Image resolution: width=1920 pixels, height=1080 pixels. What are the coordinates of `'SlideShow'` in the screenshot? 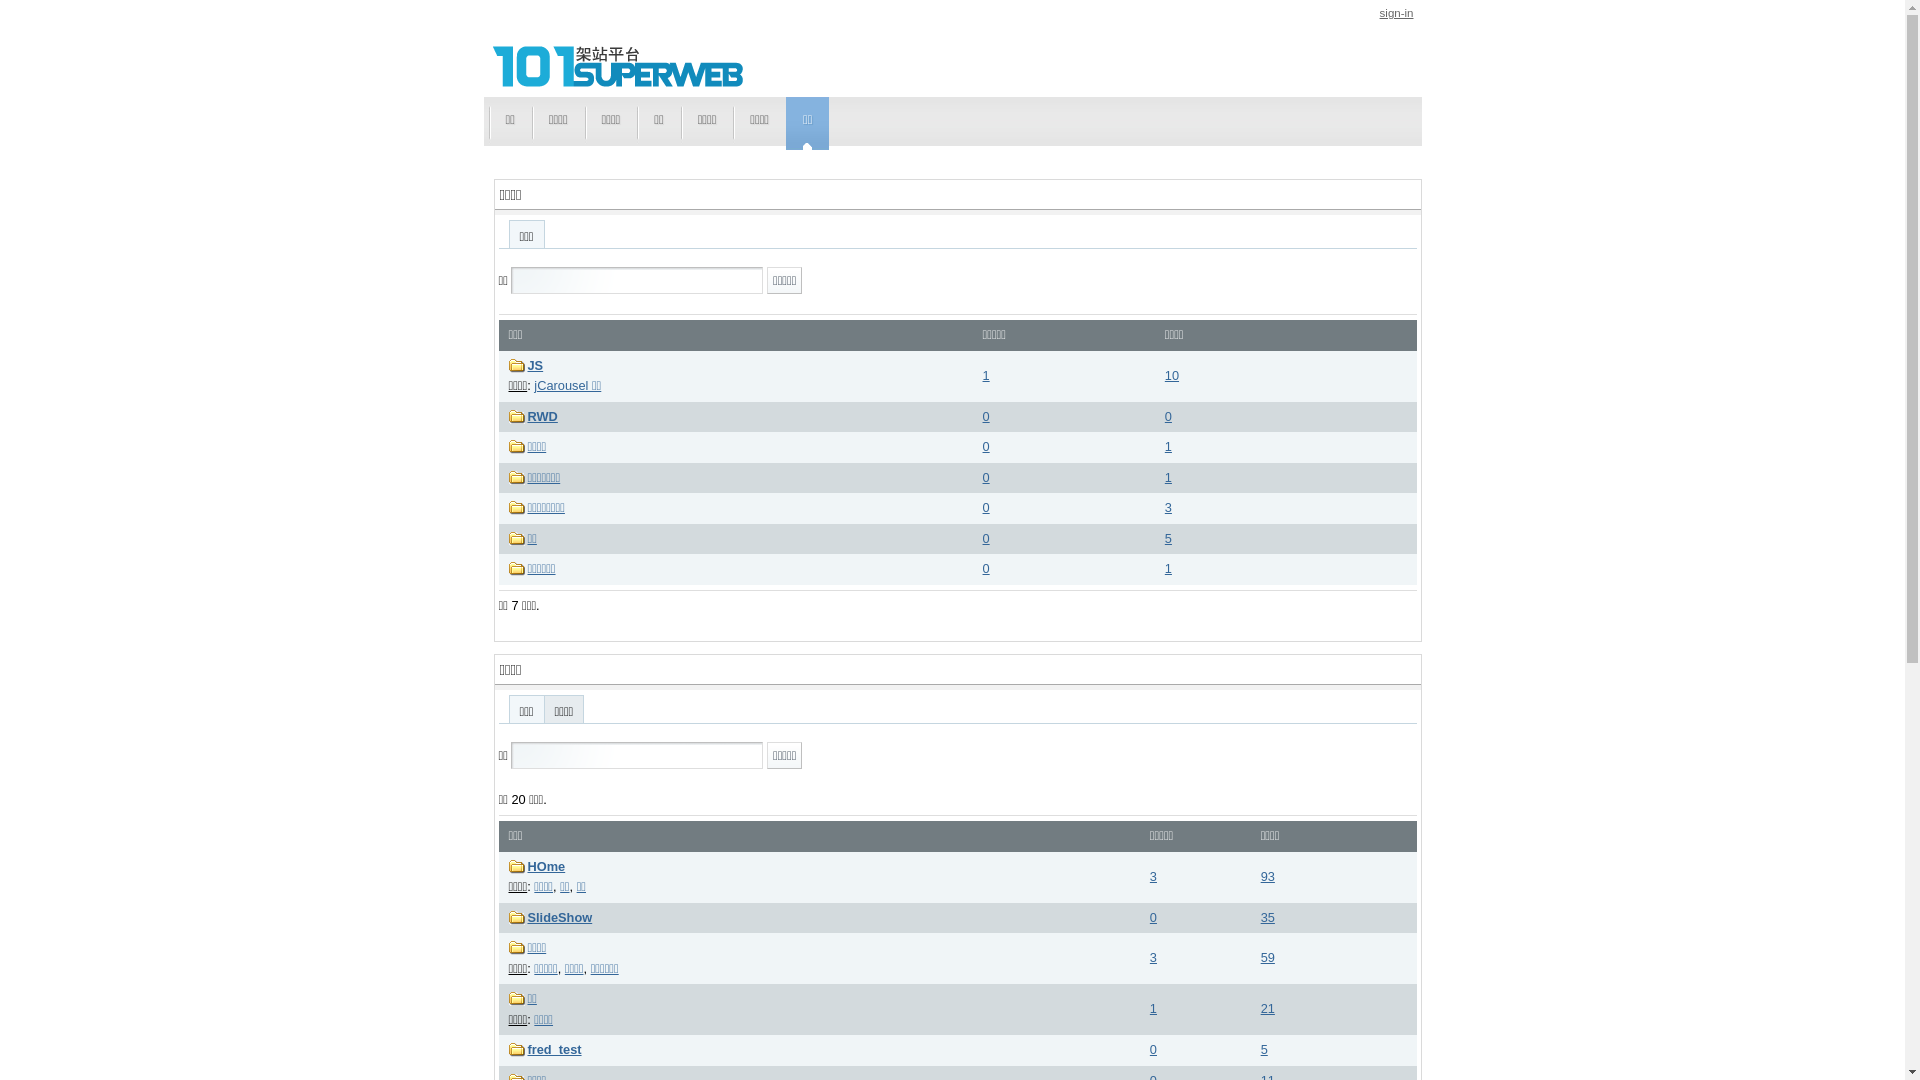 It's located at (560, 917).